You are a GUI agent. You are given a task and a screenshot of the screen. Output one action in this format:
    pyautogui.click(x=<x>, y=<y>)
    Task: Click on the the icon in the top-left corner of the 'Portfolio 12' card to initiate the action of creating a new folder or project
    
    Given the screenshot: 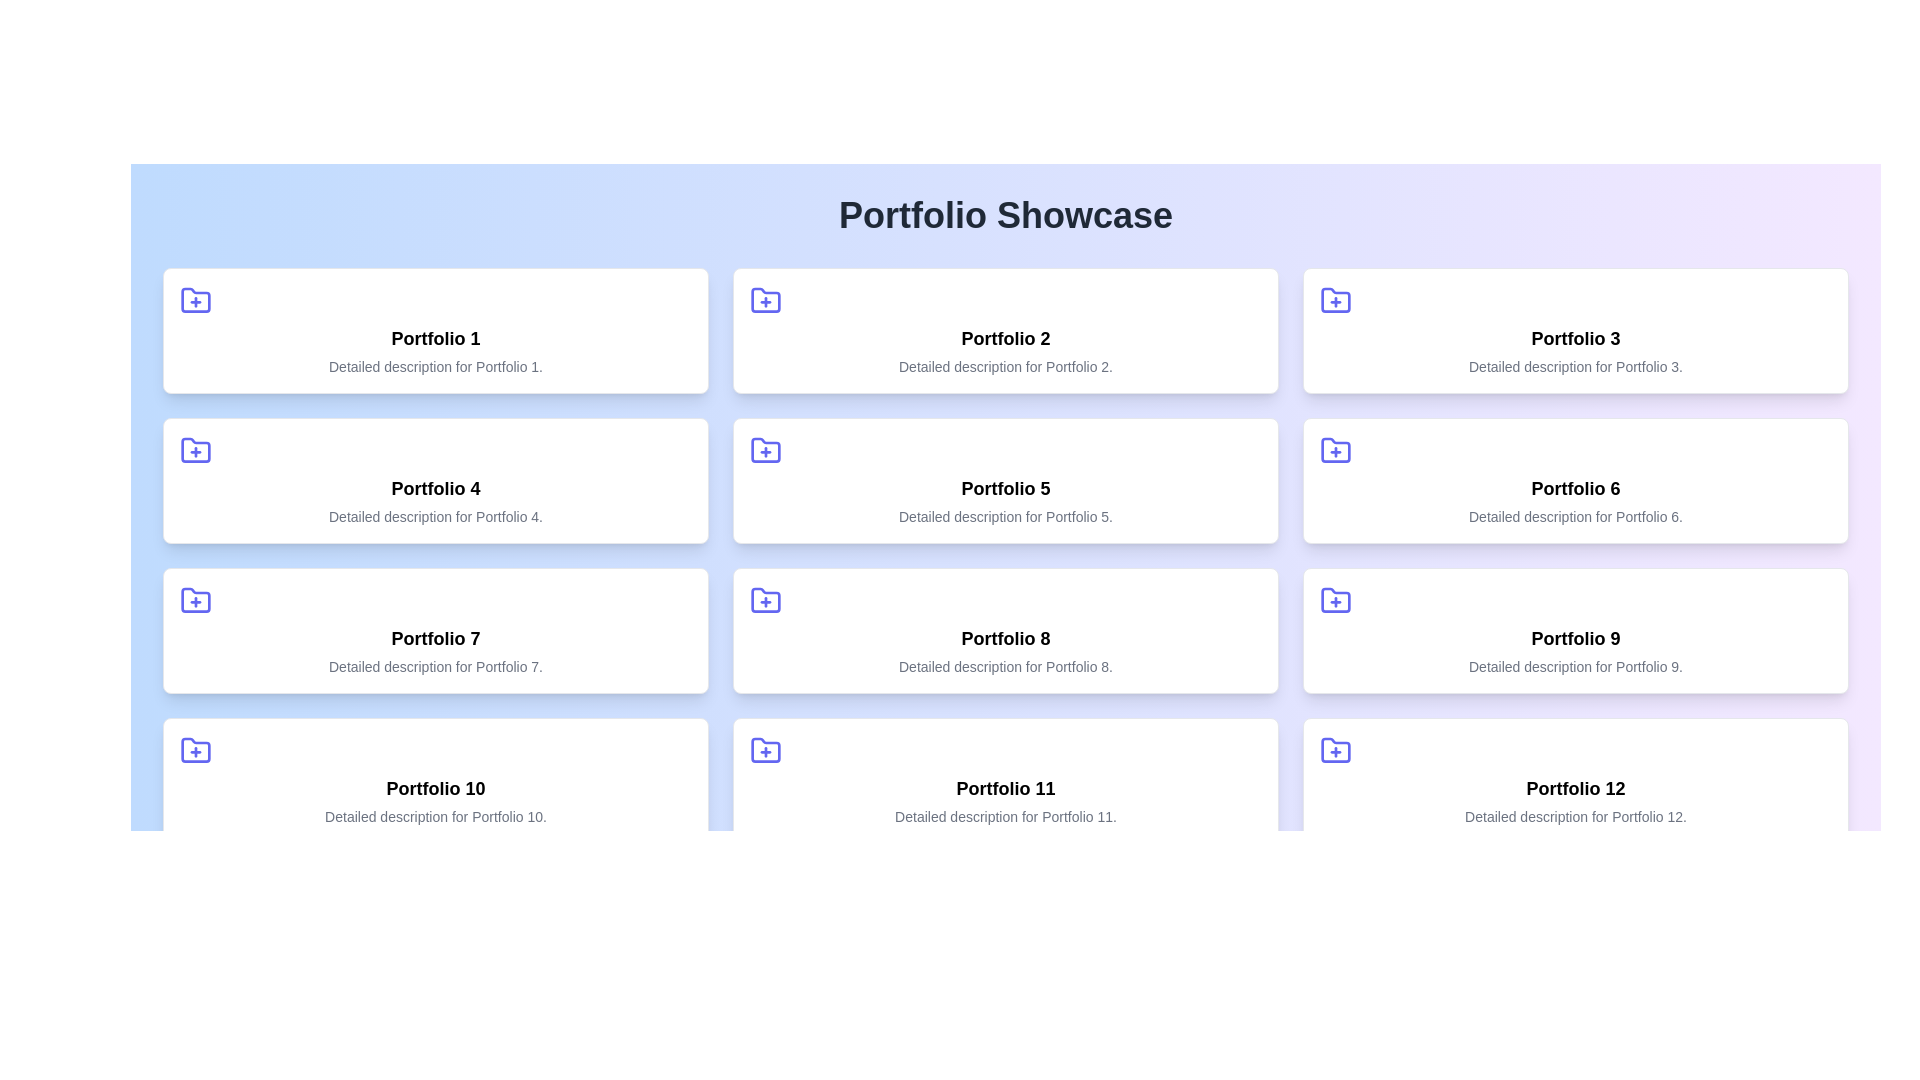 What is the action you would take?
    pyautogui.click(x=1335, y=751)
    